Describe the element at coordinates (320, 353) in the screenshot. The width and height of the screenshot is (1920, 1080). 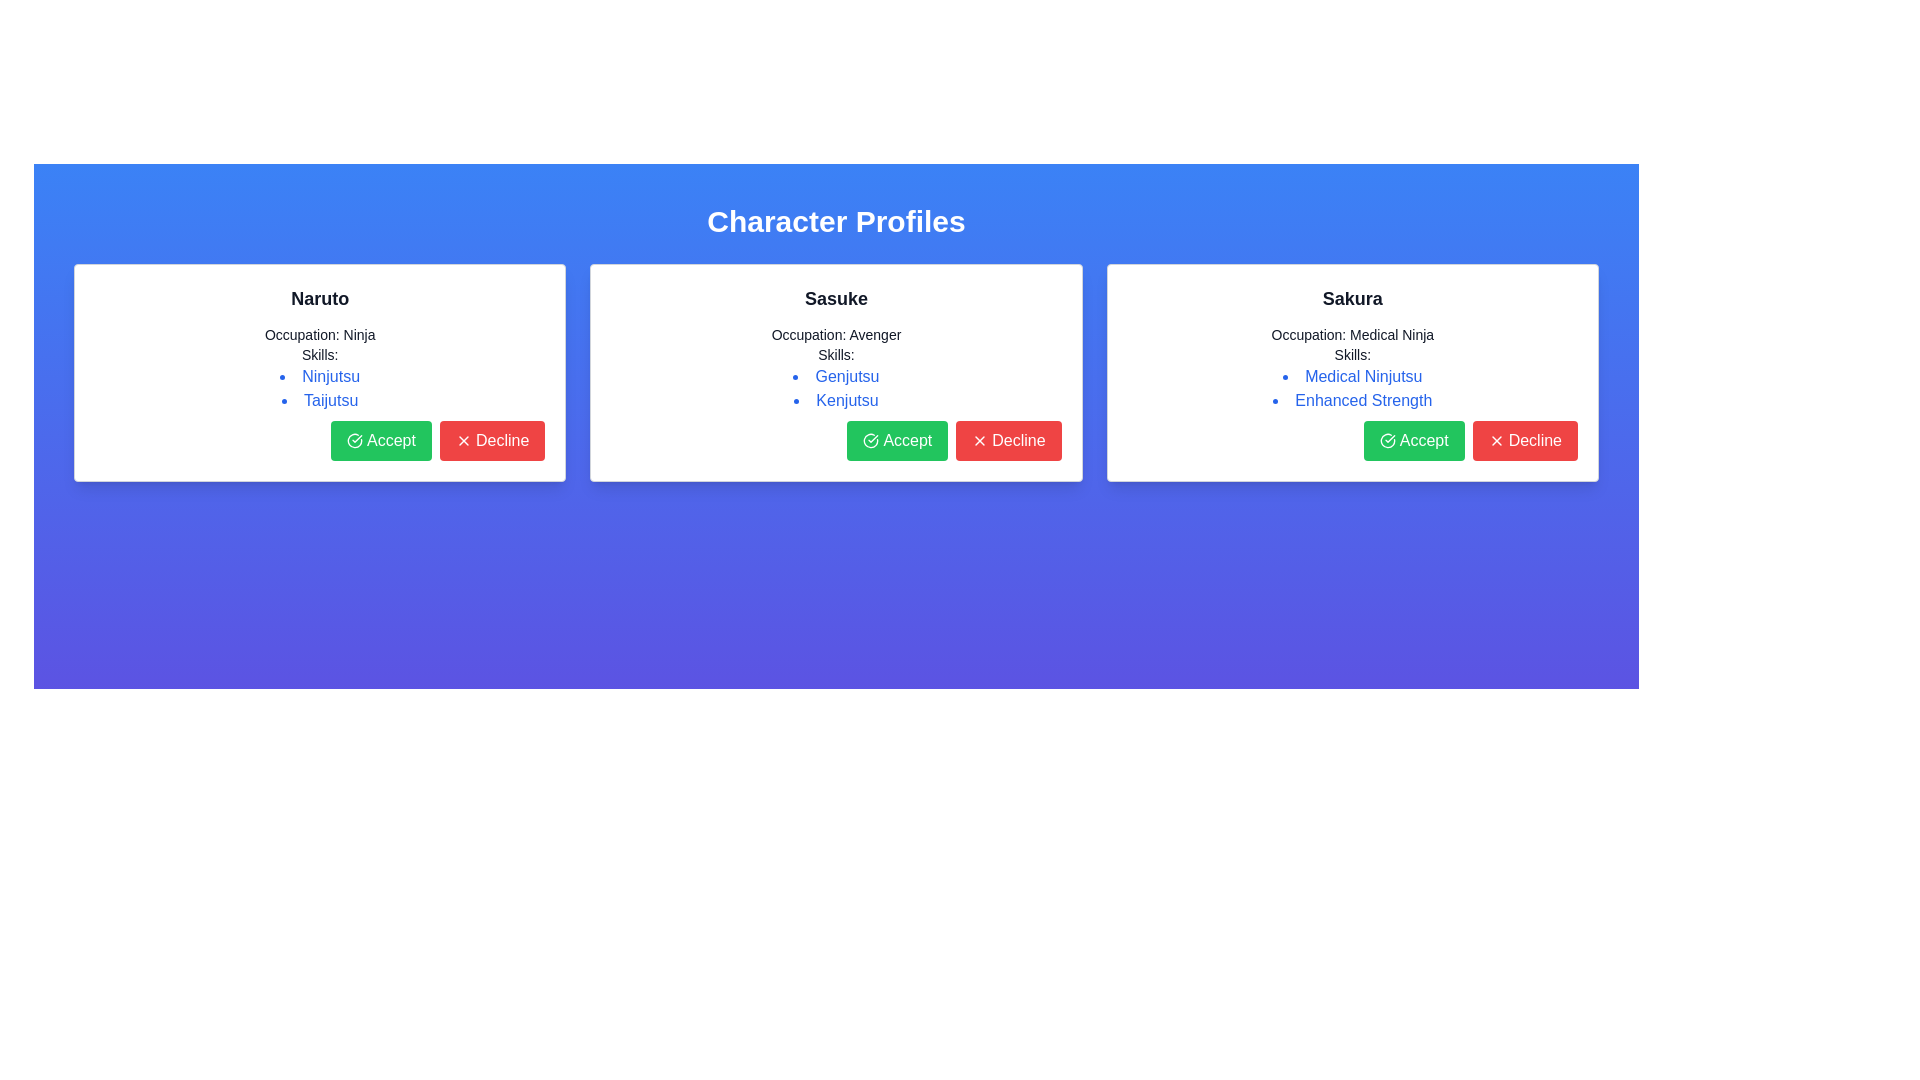
I see `the text label displaying 'Skills:' which is positioned below 'Occupation: Ninja' in the leftmost card of the interface` at that location.